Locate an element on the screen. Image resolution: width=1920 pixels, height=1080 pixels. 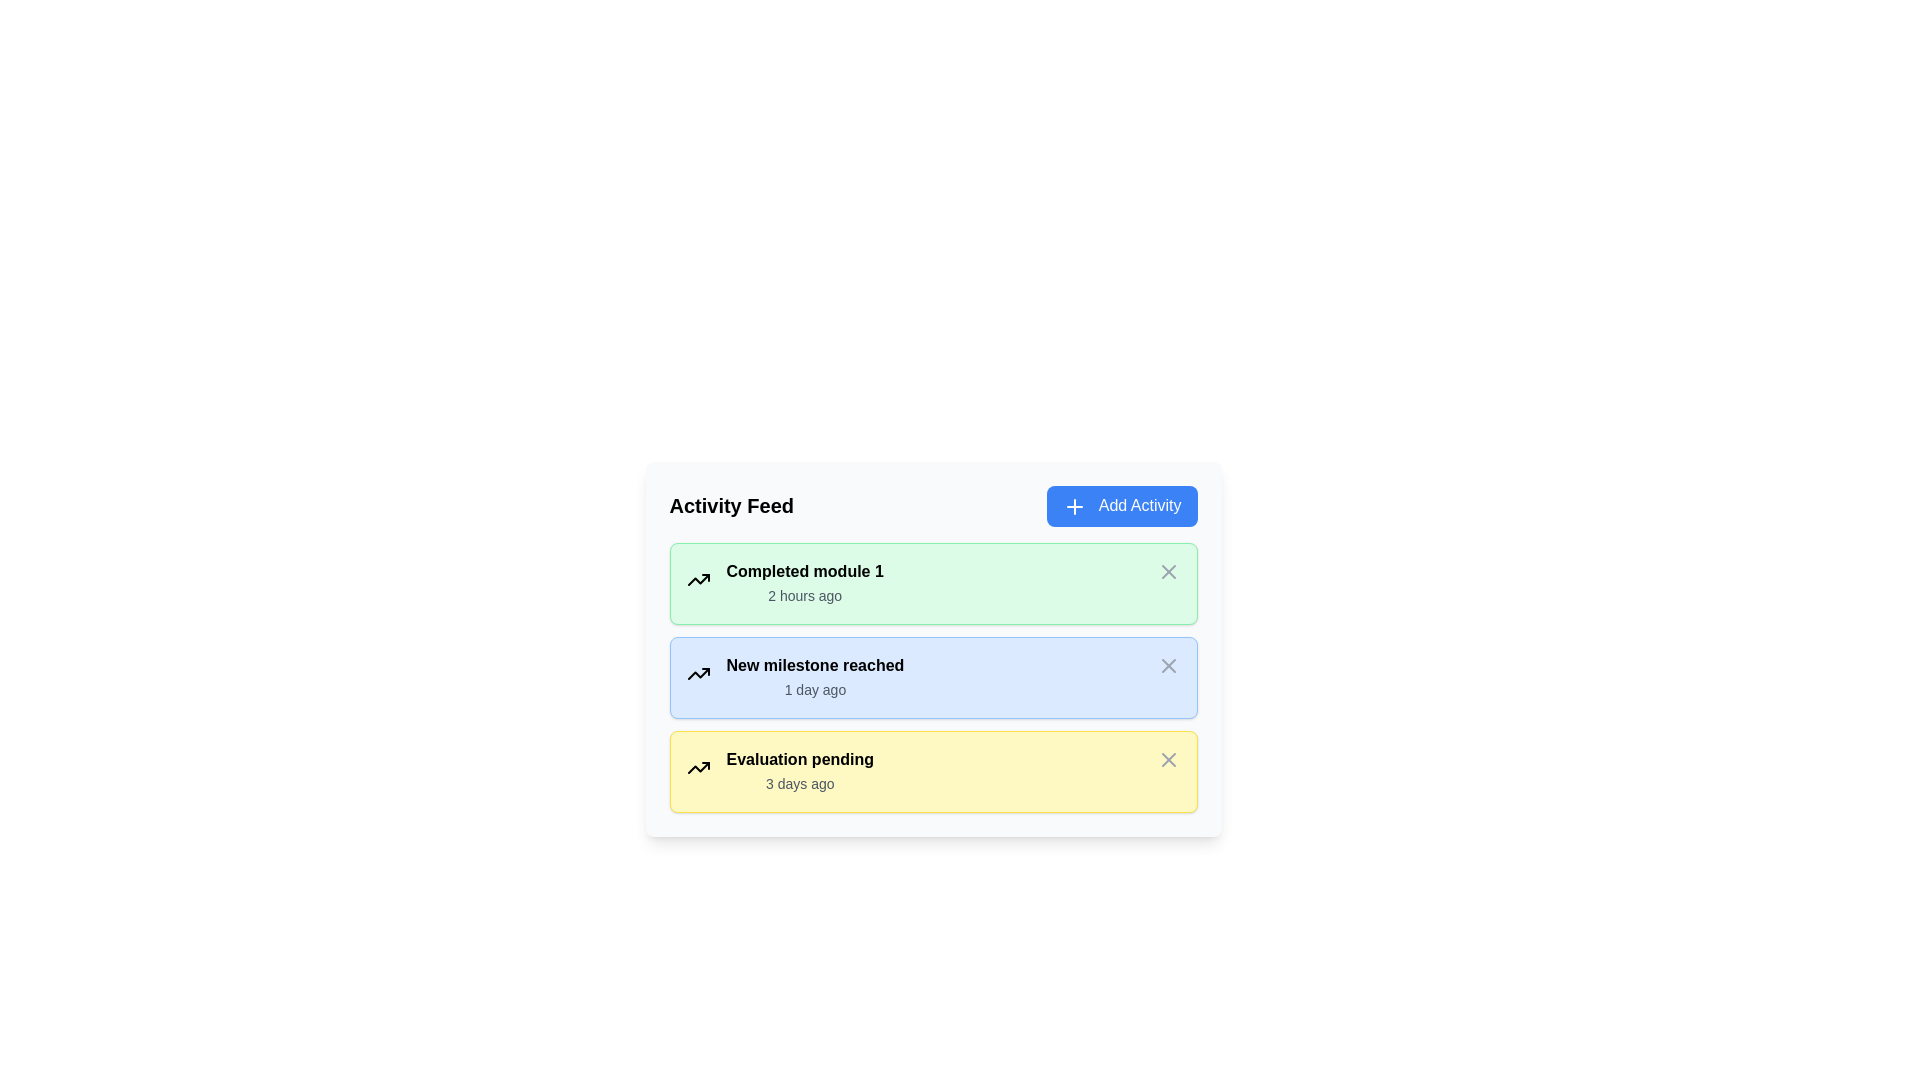
the Text label that conveys the status message 'Evaluation pending' in the Activity Feed section is located at coordinates (800, 759).